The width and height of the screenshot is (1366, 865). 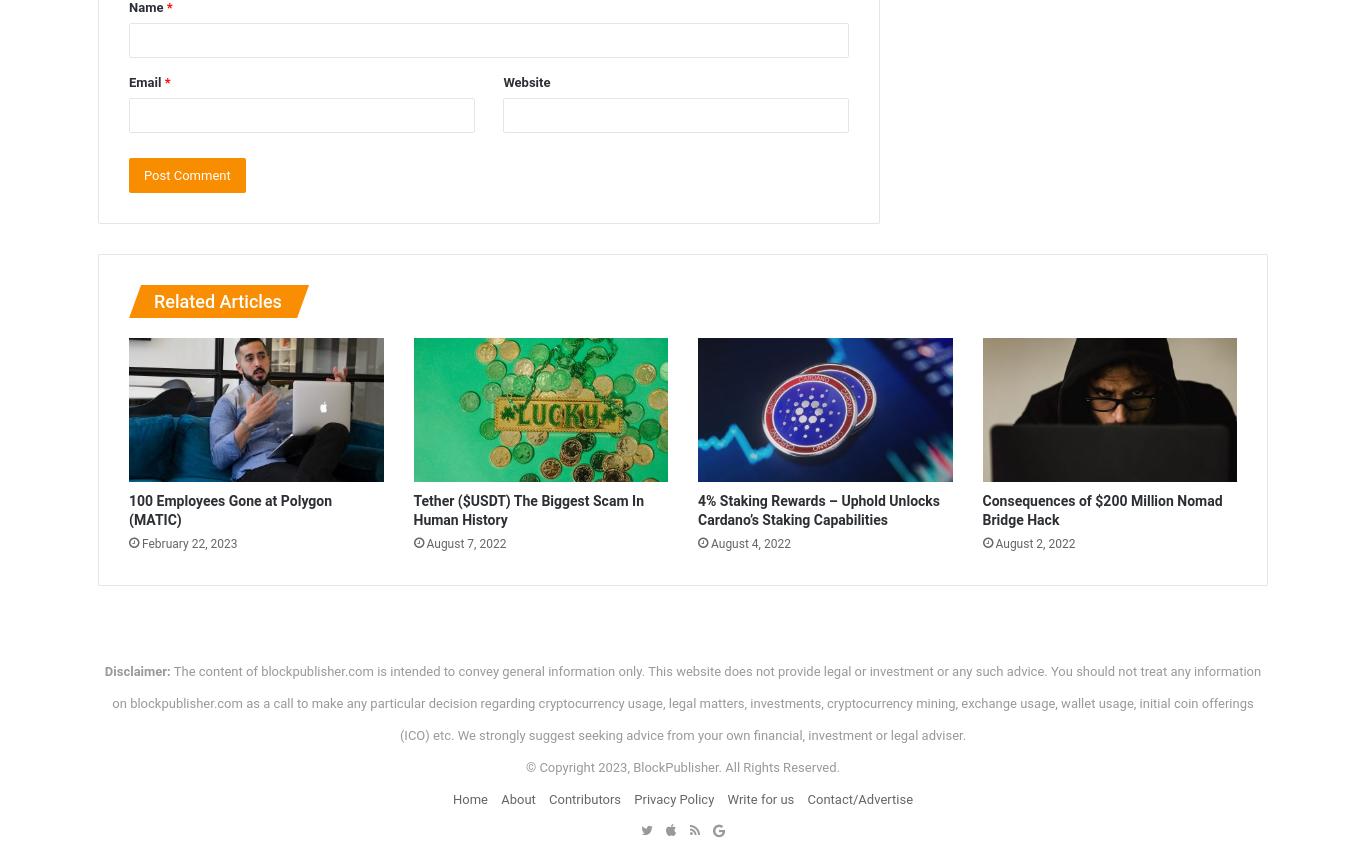 What do you see at coordinates (517, 797) in the screenshot?
I see `'About'` at bounding box center [517, 797].